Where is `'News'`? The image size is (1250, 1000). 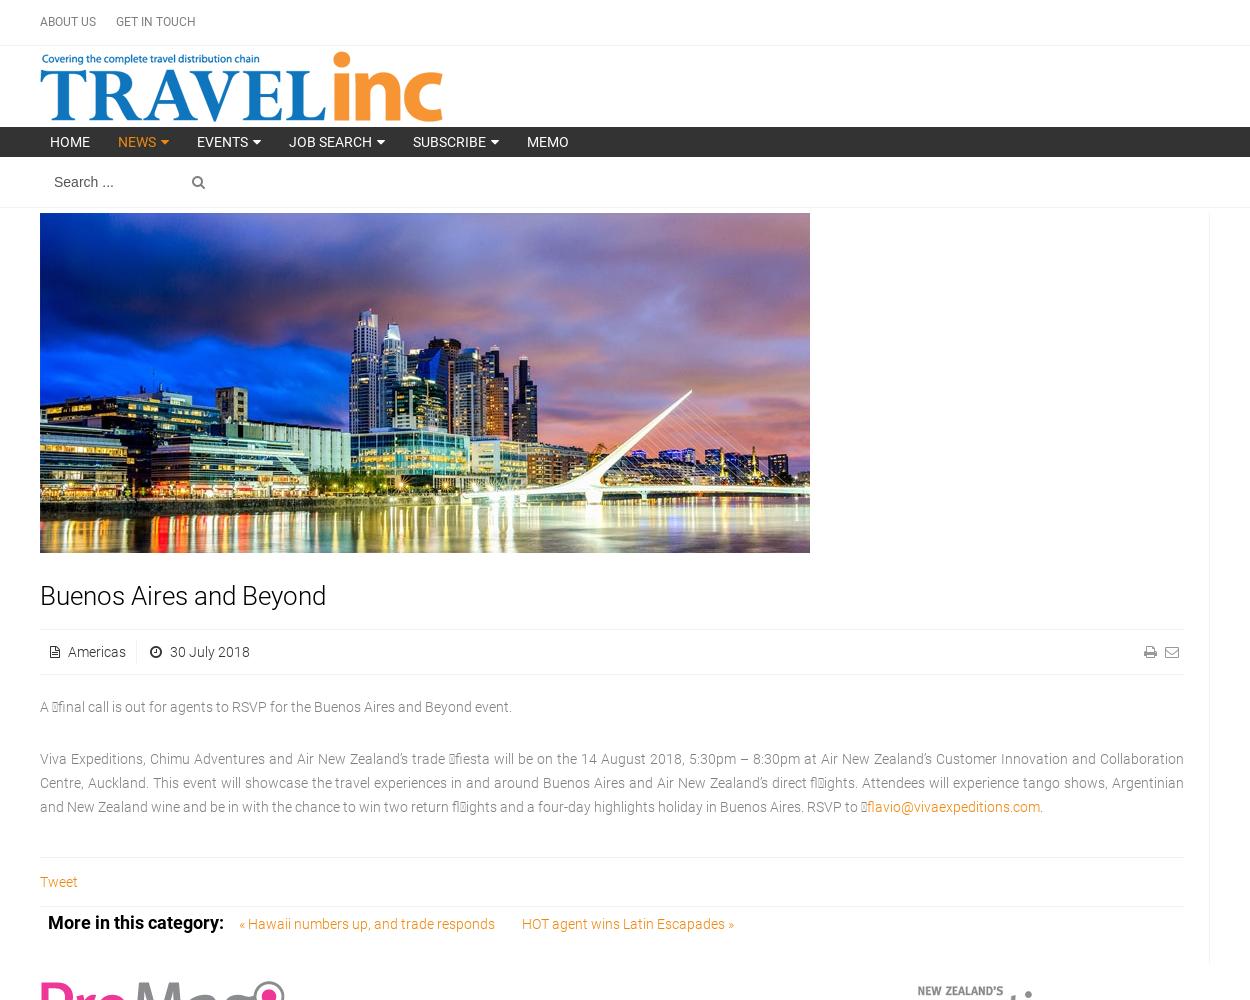 'News' is located at coordinates (137, 142).